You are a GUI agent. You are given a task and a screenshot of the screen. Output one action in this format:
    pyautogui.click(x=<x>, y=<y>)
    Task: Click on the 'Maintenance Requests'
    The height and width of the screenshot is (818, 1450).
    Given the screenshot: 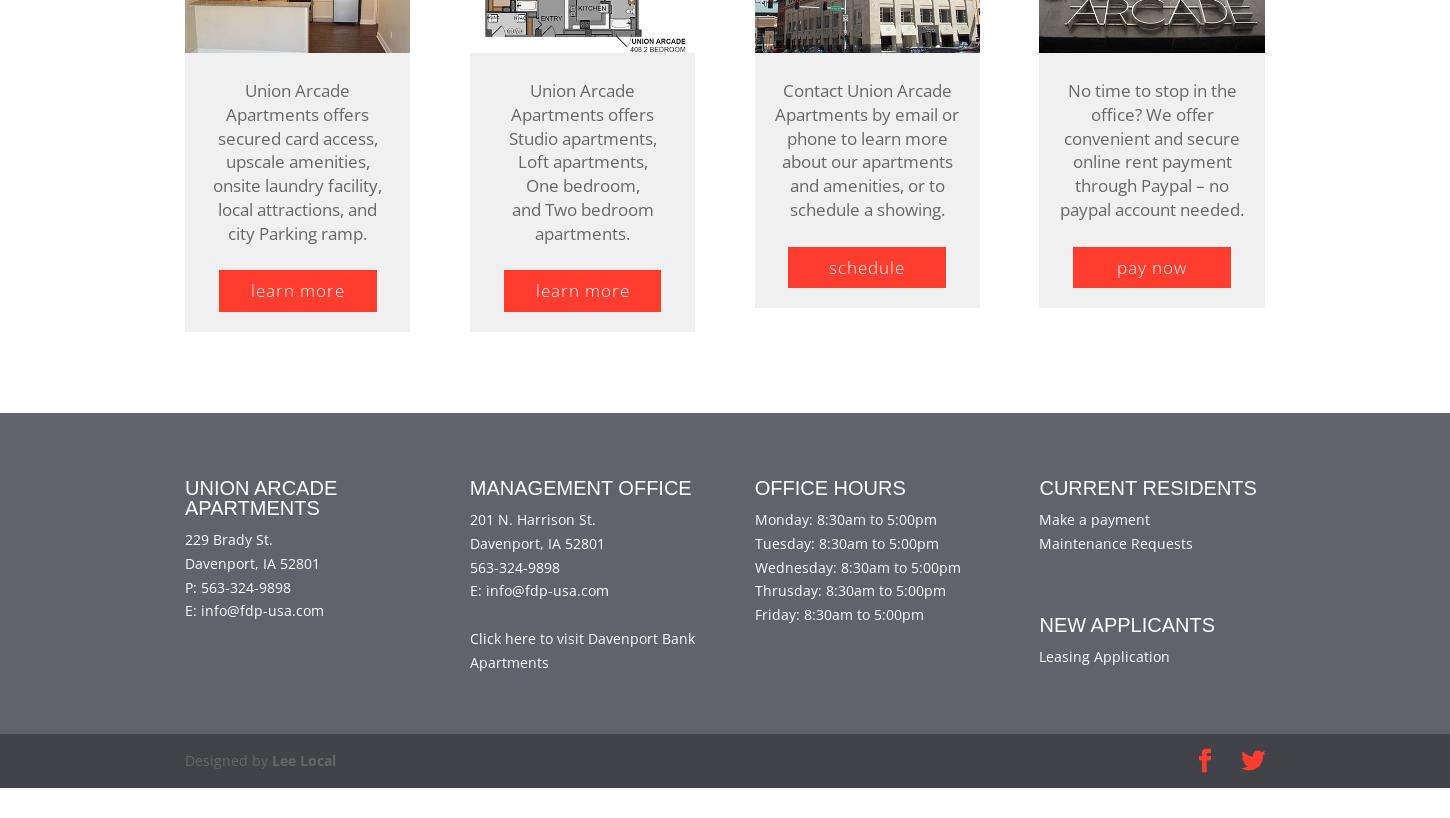 What is the action you would take?
    pyautogui.click(x=1115, y=571)
    